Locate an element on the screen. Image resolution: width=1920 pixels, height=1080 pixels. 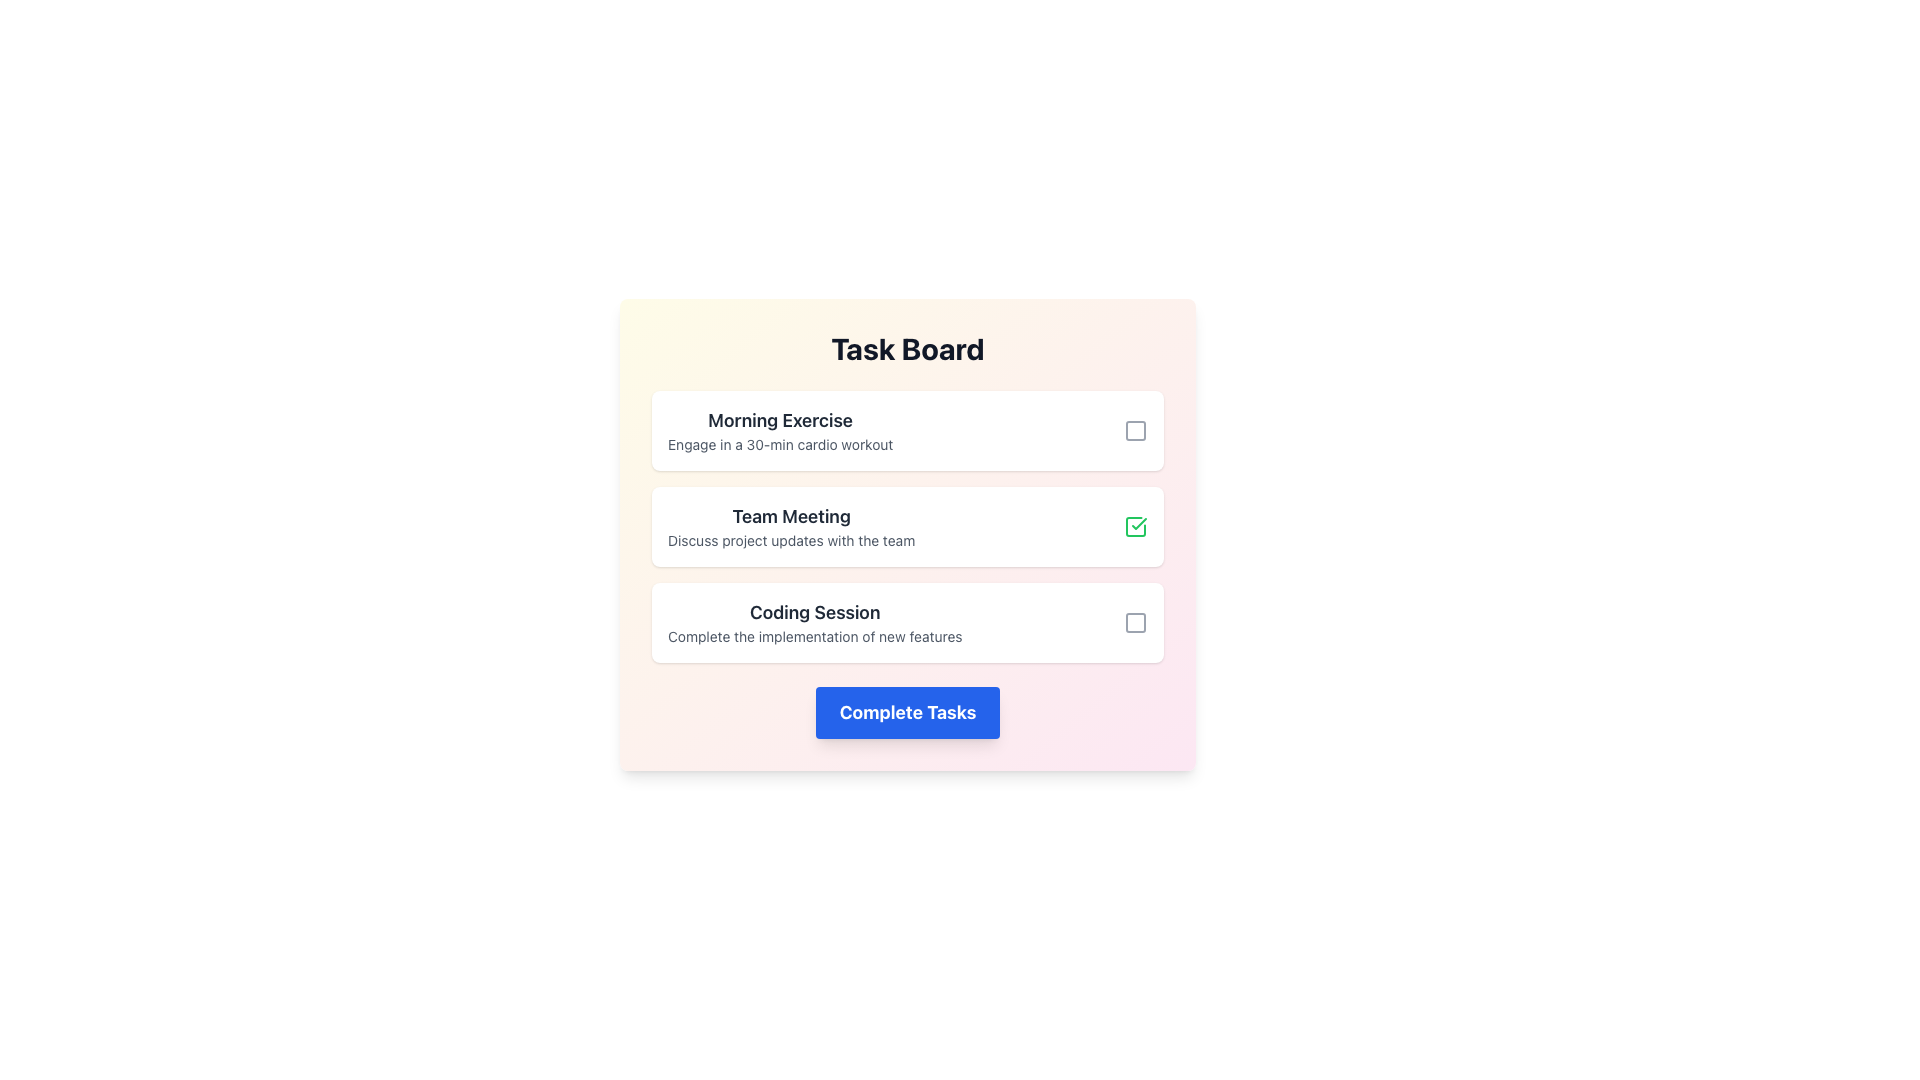
task's name 'Coding Session' and description 'Complete the implementation of new features' from the Task card, which is the third item in the vertical list of tasks on the Task Board interface is located at coordinates (906, 622).